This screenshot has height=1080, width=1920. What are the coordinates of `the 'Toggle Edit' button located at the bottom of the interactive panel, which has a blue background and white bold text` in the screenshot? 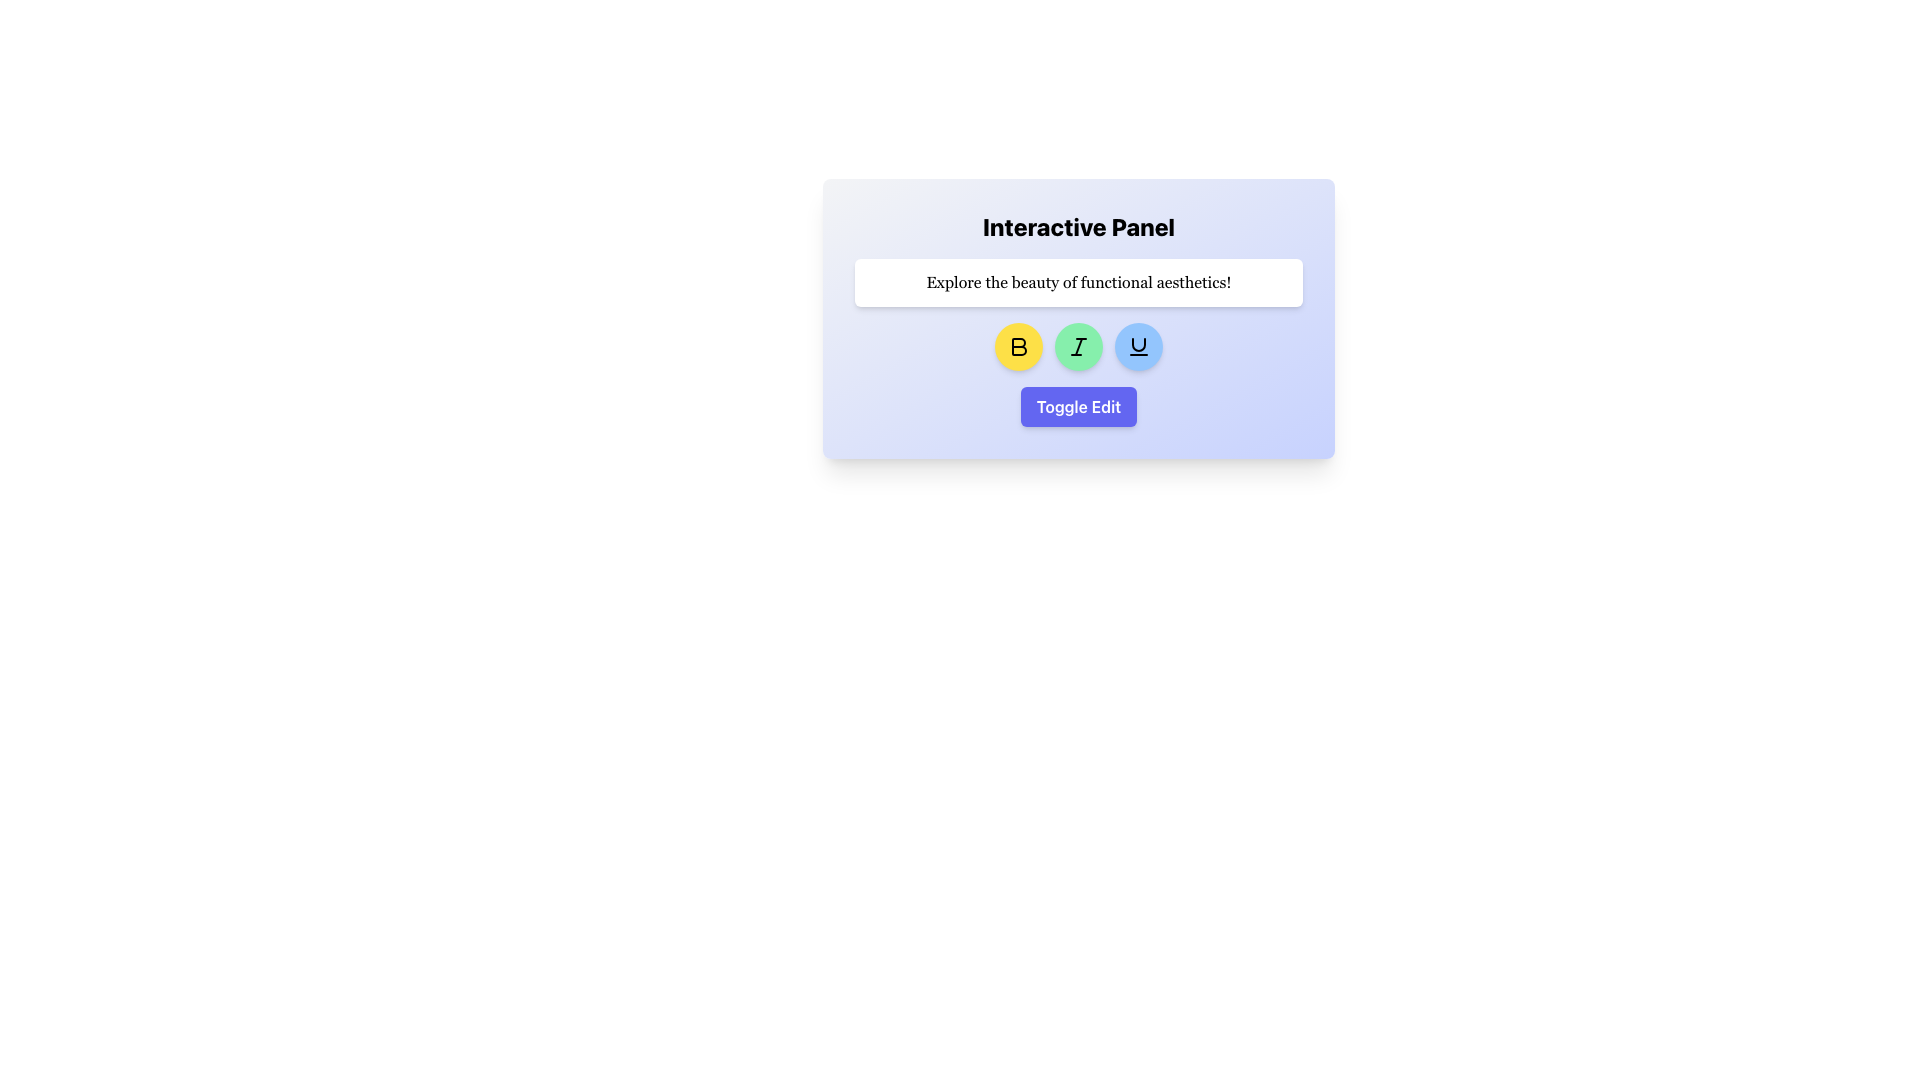 It's located at (1078, 406).